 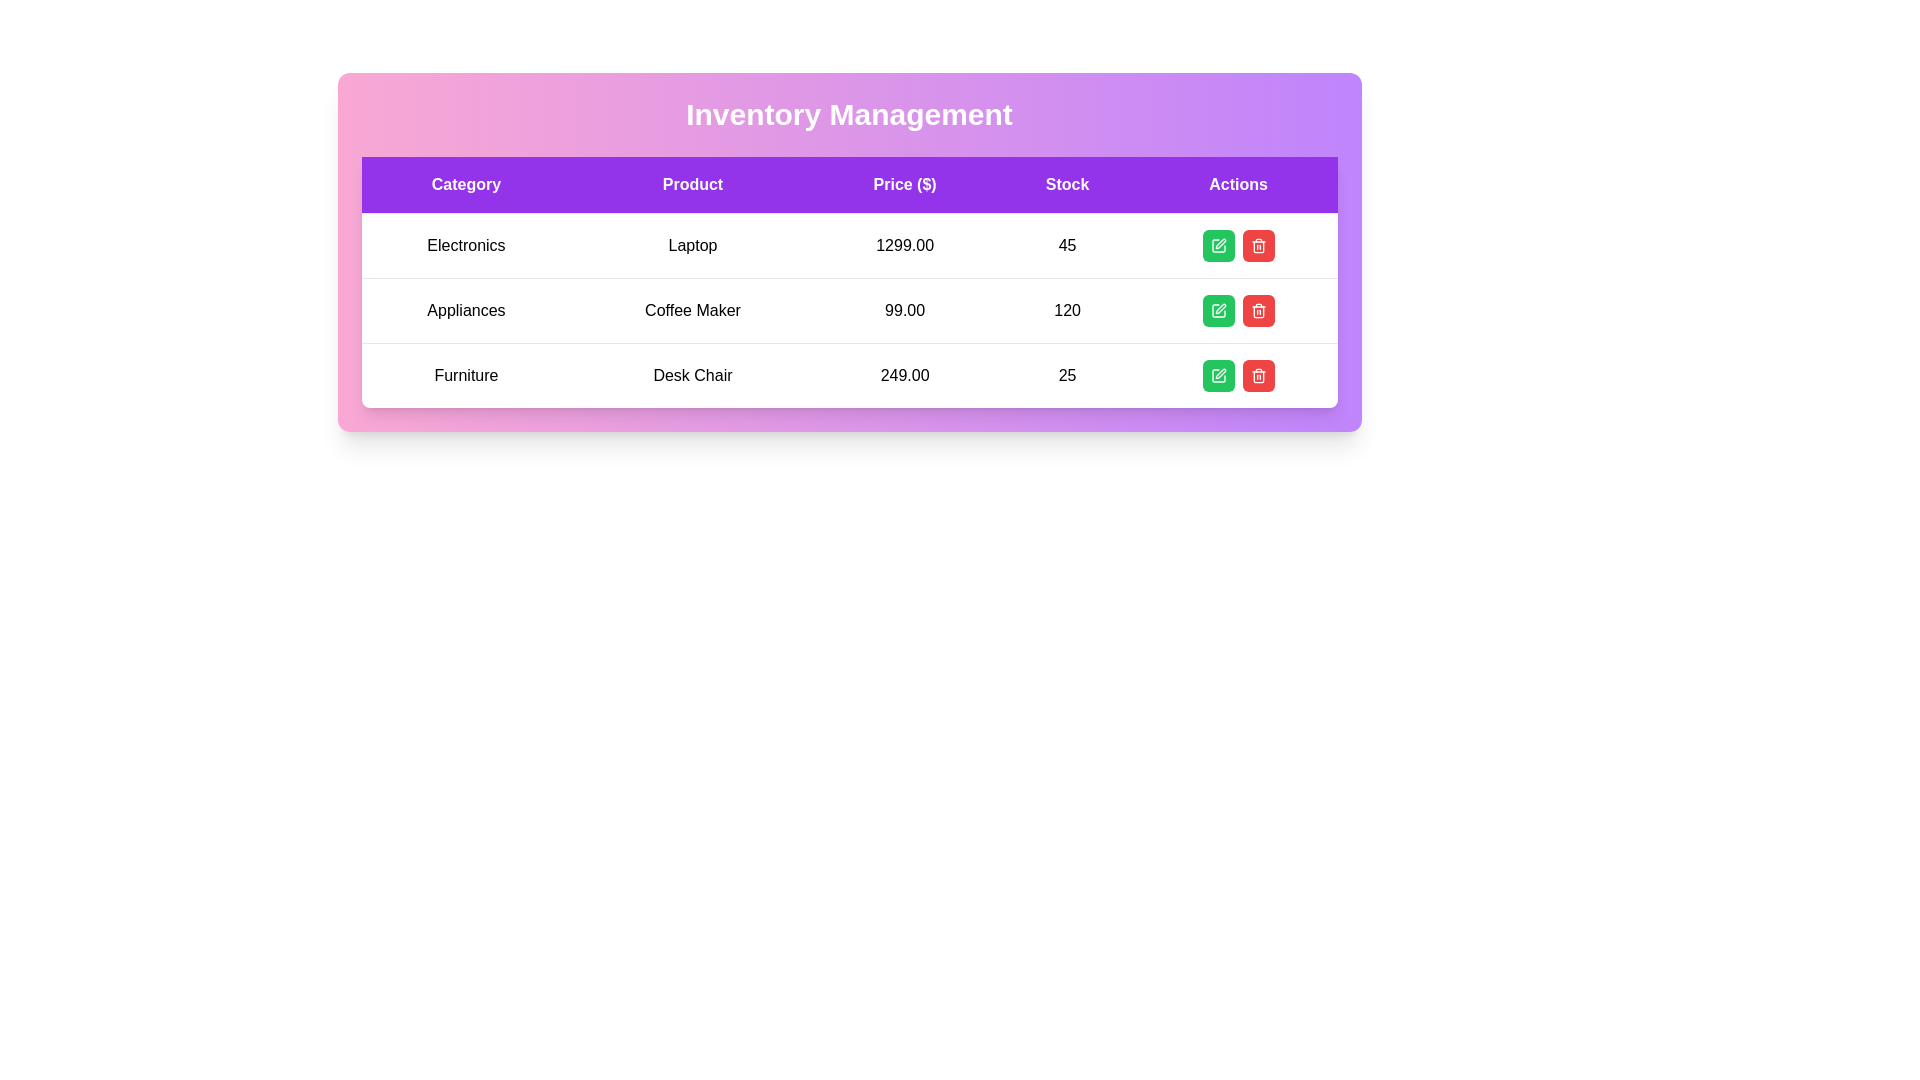 I want to click on the 'Edit' button in the 'Actions' column of the second row of the table, so click(x=1217, y=311).